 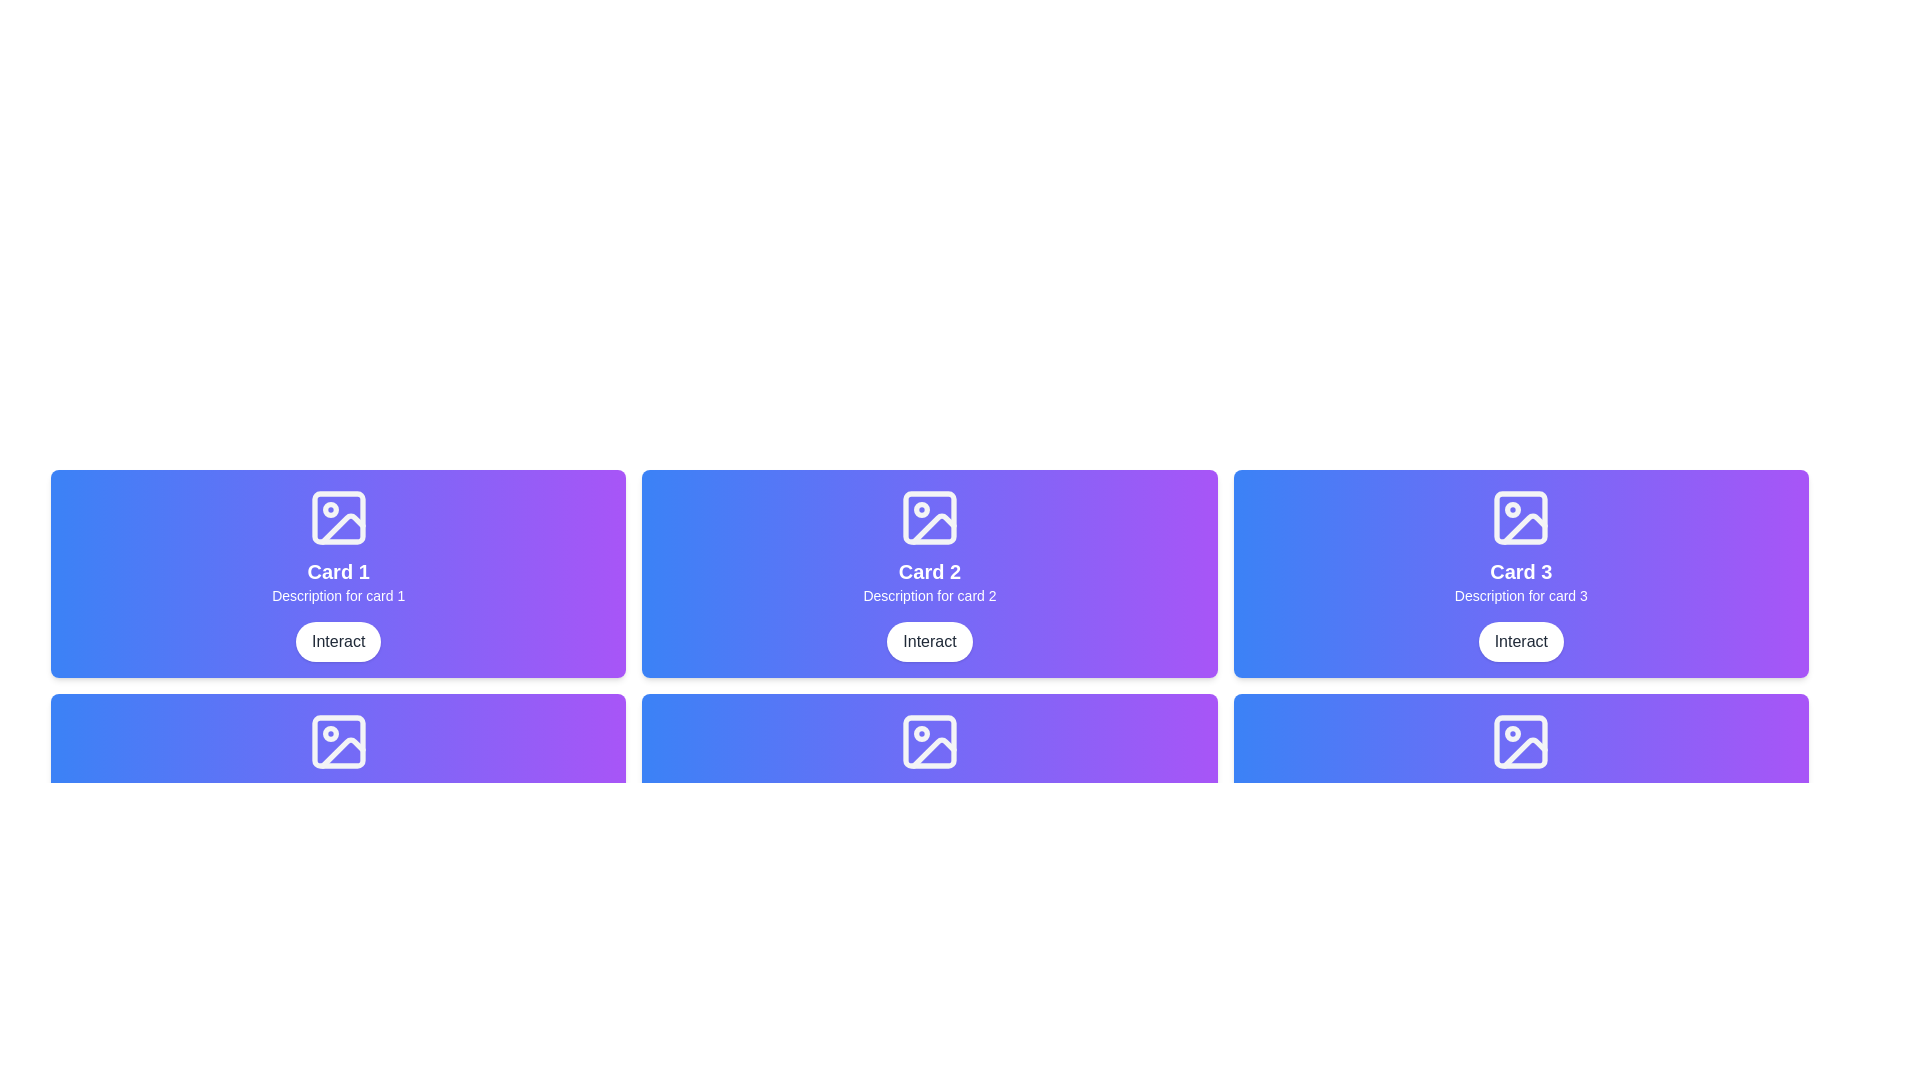 What do you see at coordinates (338, 516) in the screenshot?
I see `the visual icon component located at the top-left edge of the image icon within the 'Card 1' section` at bounding box center [338, 516].